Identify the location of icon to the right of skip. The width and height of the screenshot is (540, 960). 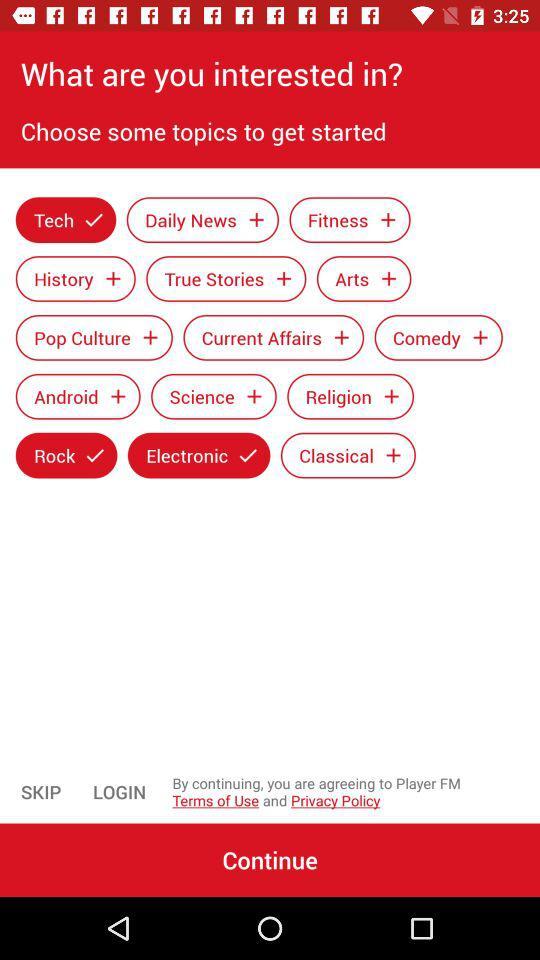
(119, 792).